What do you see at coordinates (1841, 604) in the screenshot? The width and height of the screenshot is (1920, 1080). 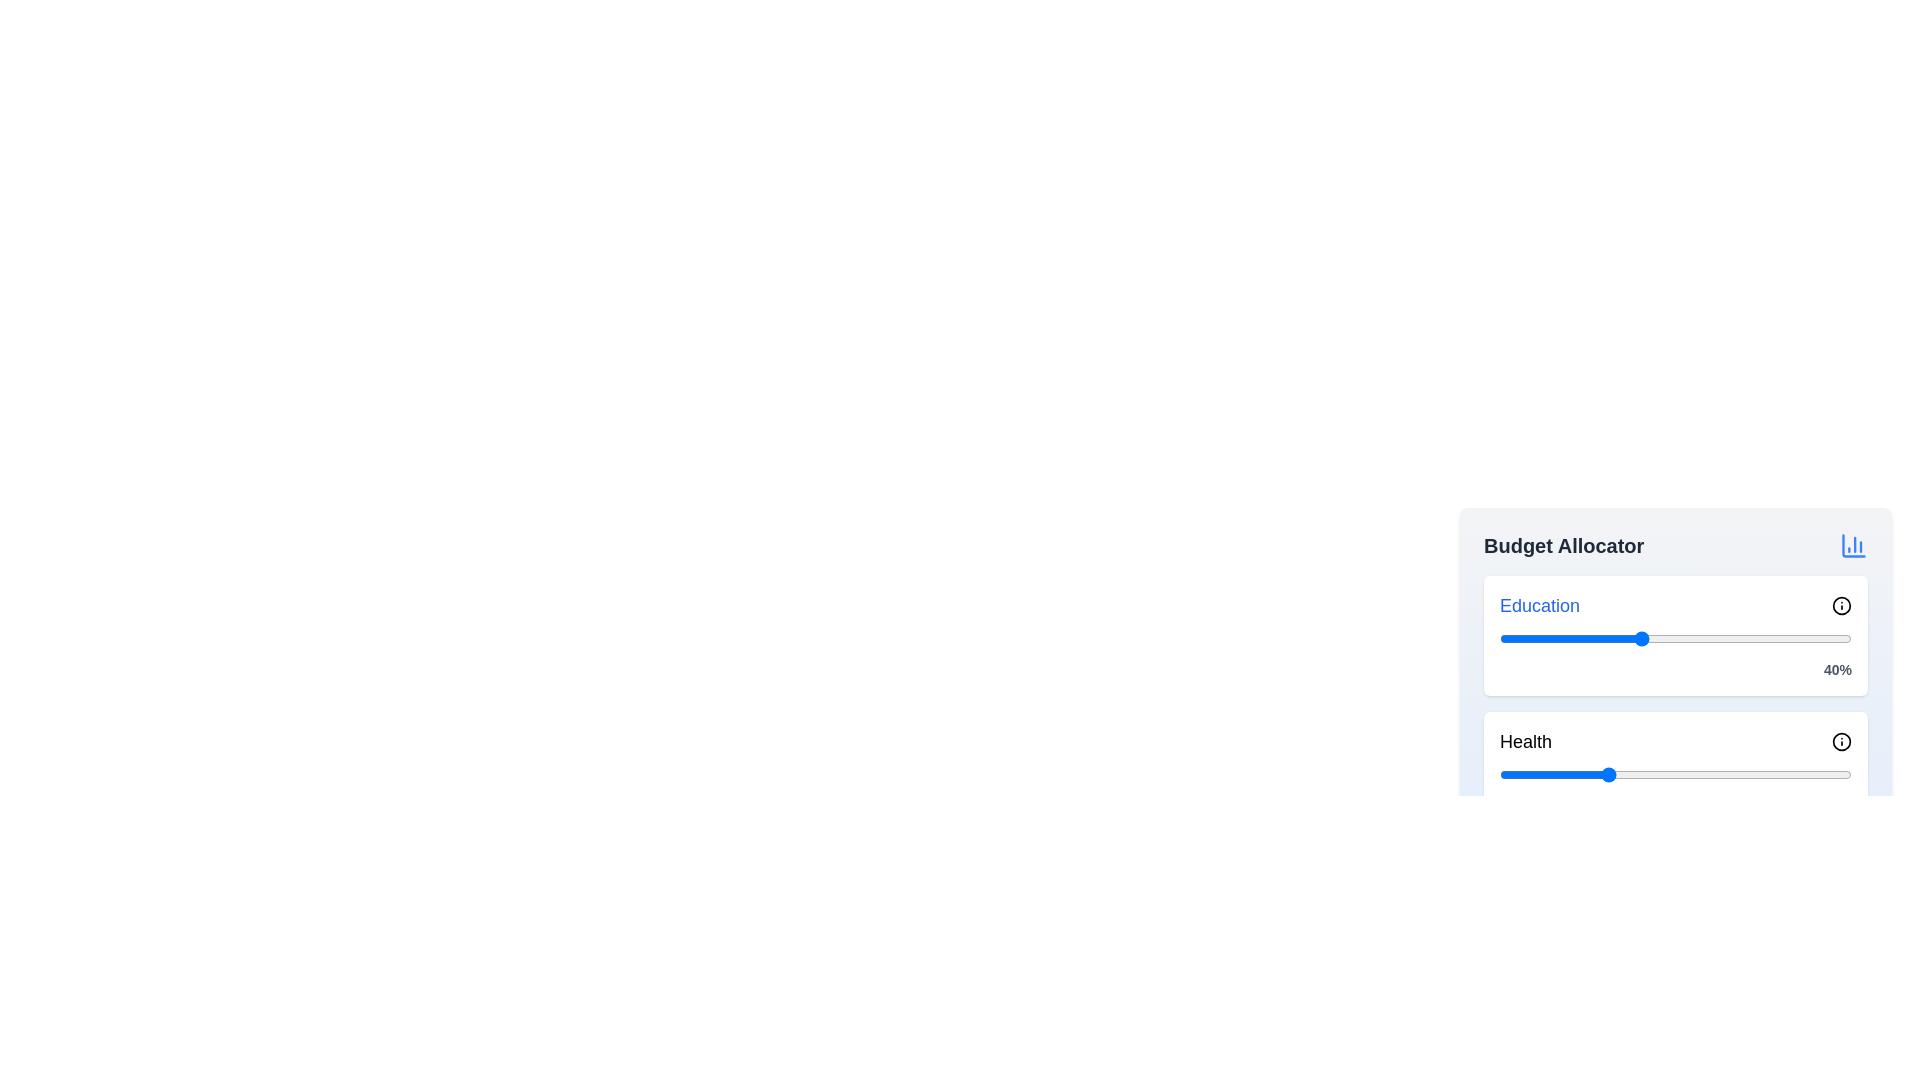 I see `the info icon next to the 'Education' category` at bounding box center [1841, 604].